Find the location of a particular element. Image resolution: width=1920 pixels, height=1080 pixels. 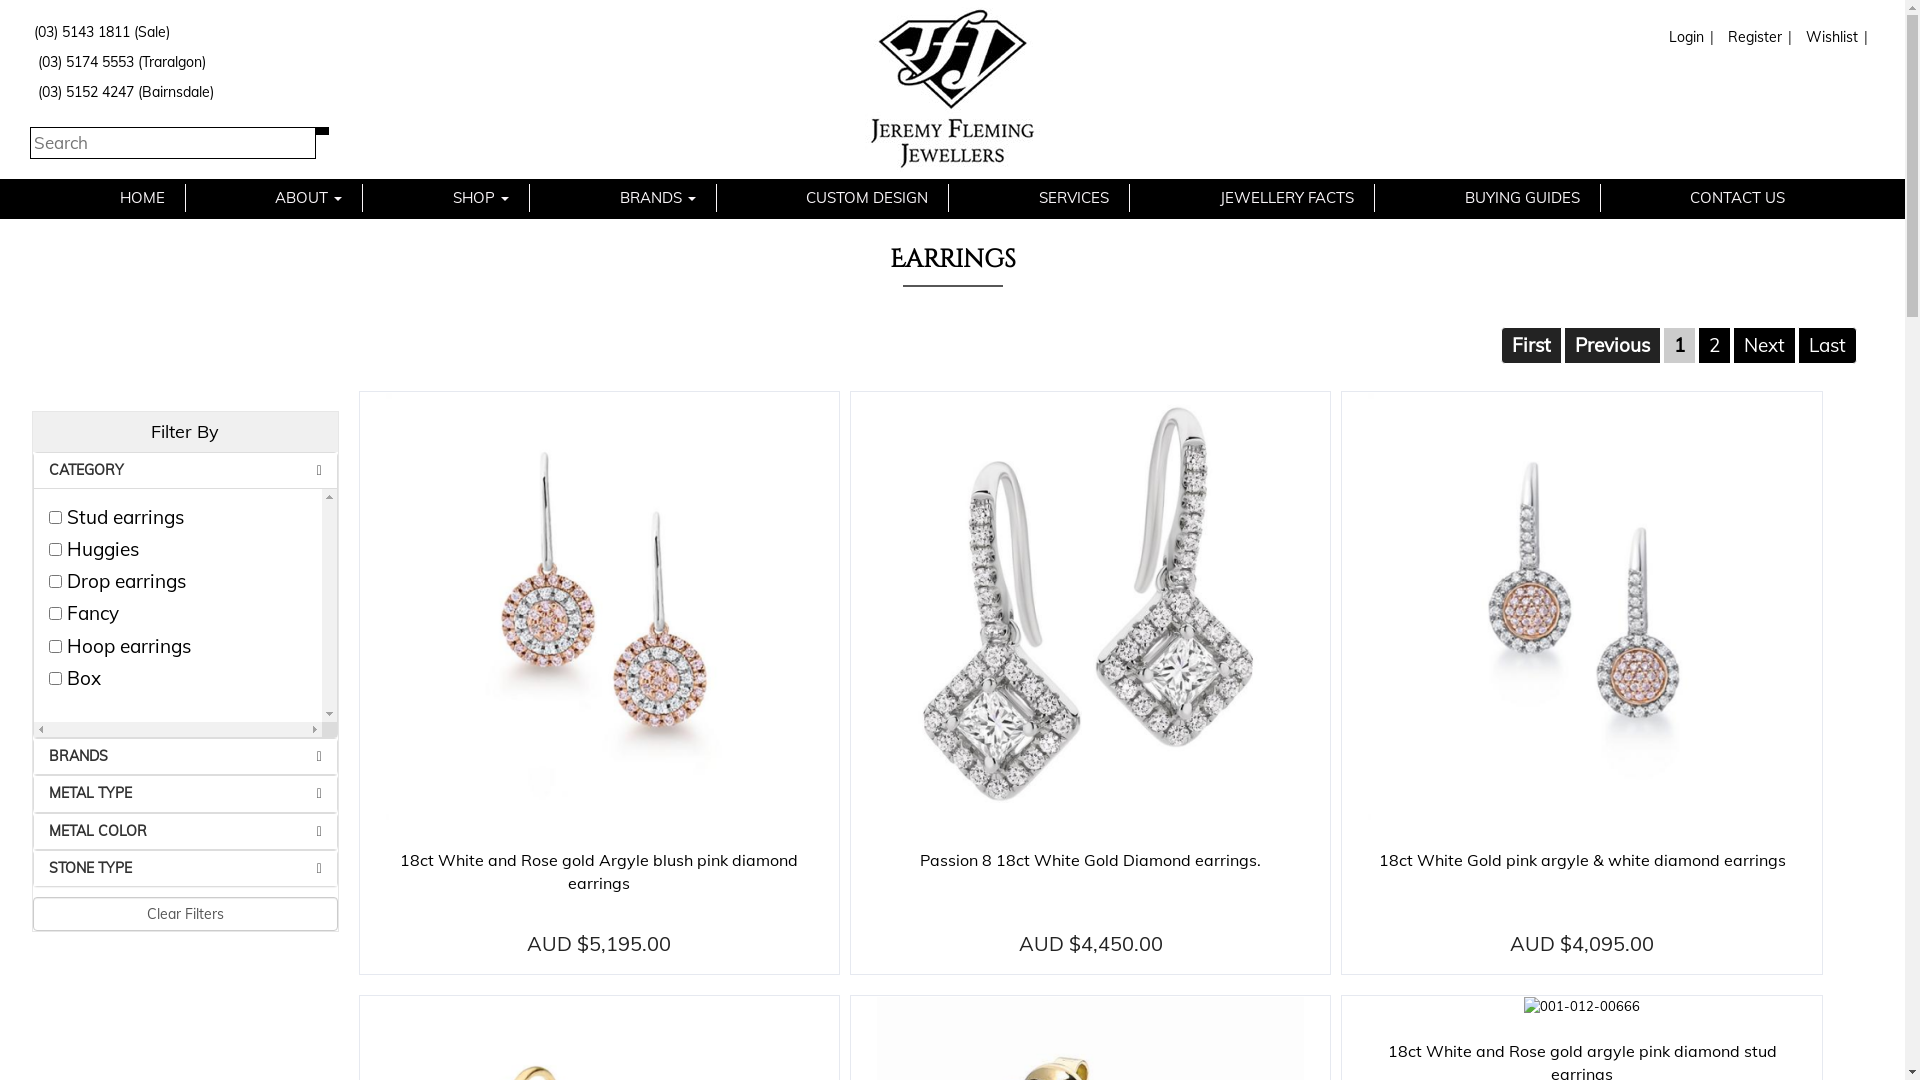

'Hoop earrings' is located at coordinates (55, 646).